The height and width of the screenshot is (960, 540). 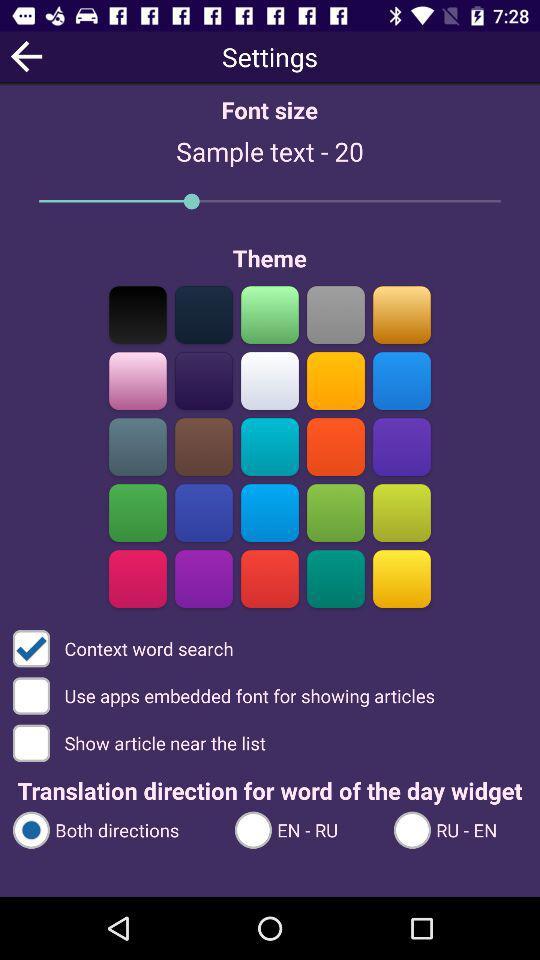 I want to click on theme color blue, so click(x=401, y=380).